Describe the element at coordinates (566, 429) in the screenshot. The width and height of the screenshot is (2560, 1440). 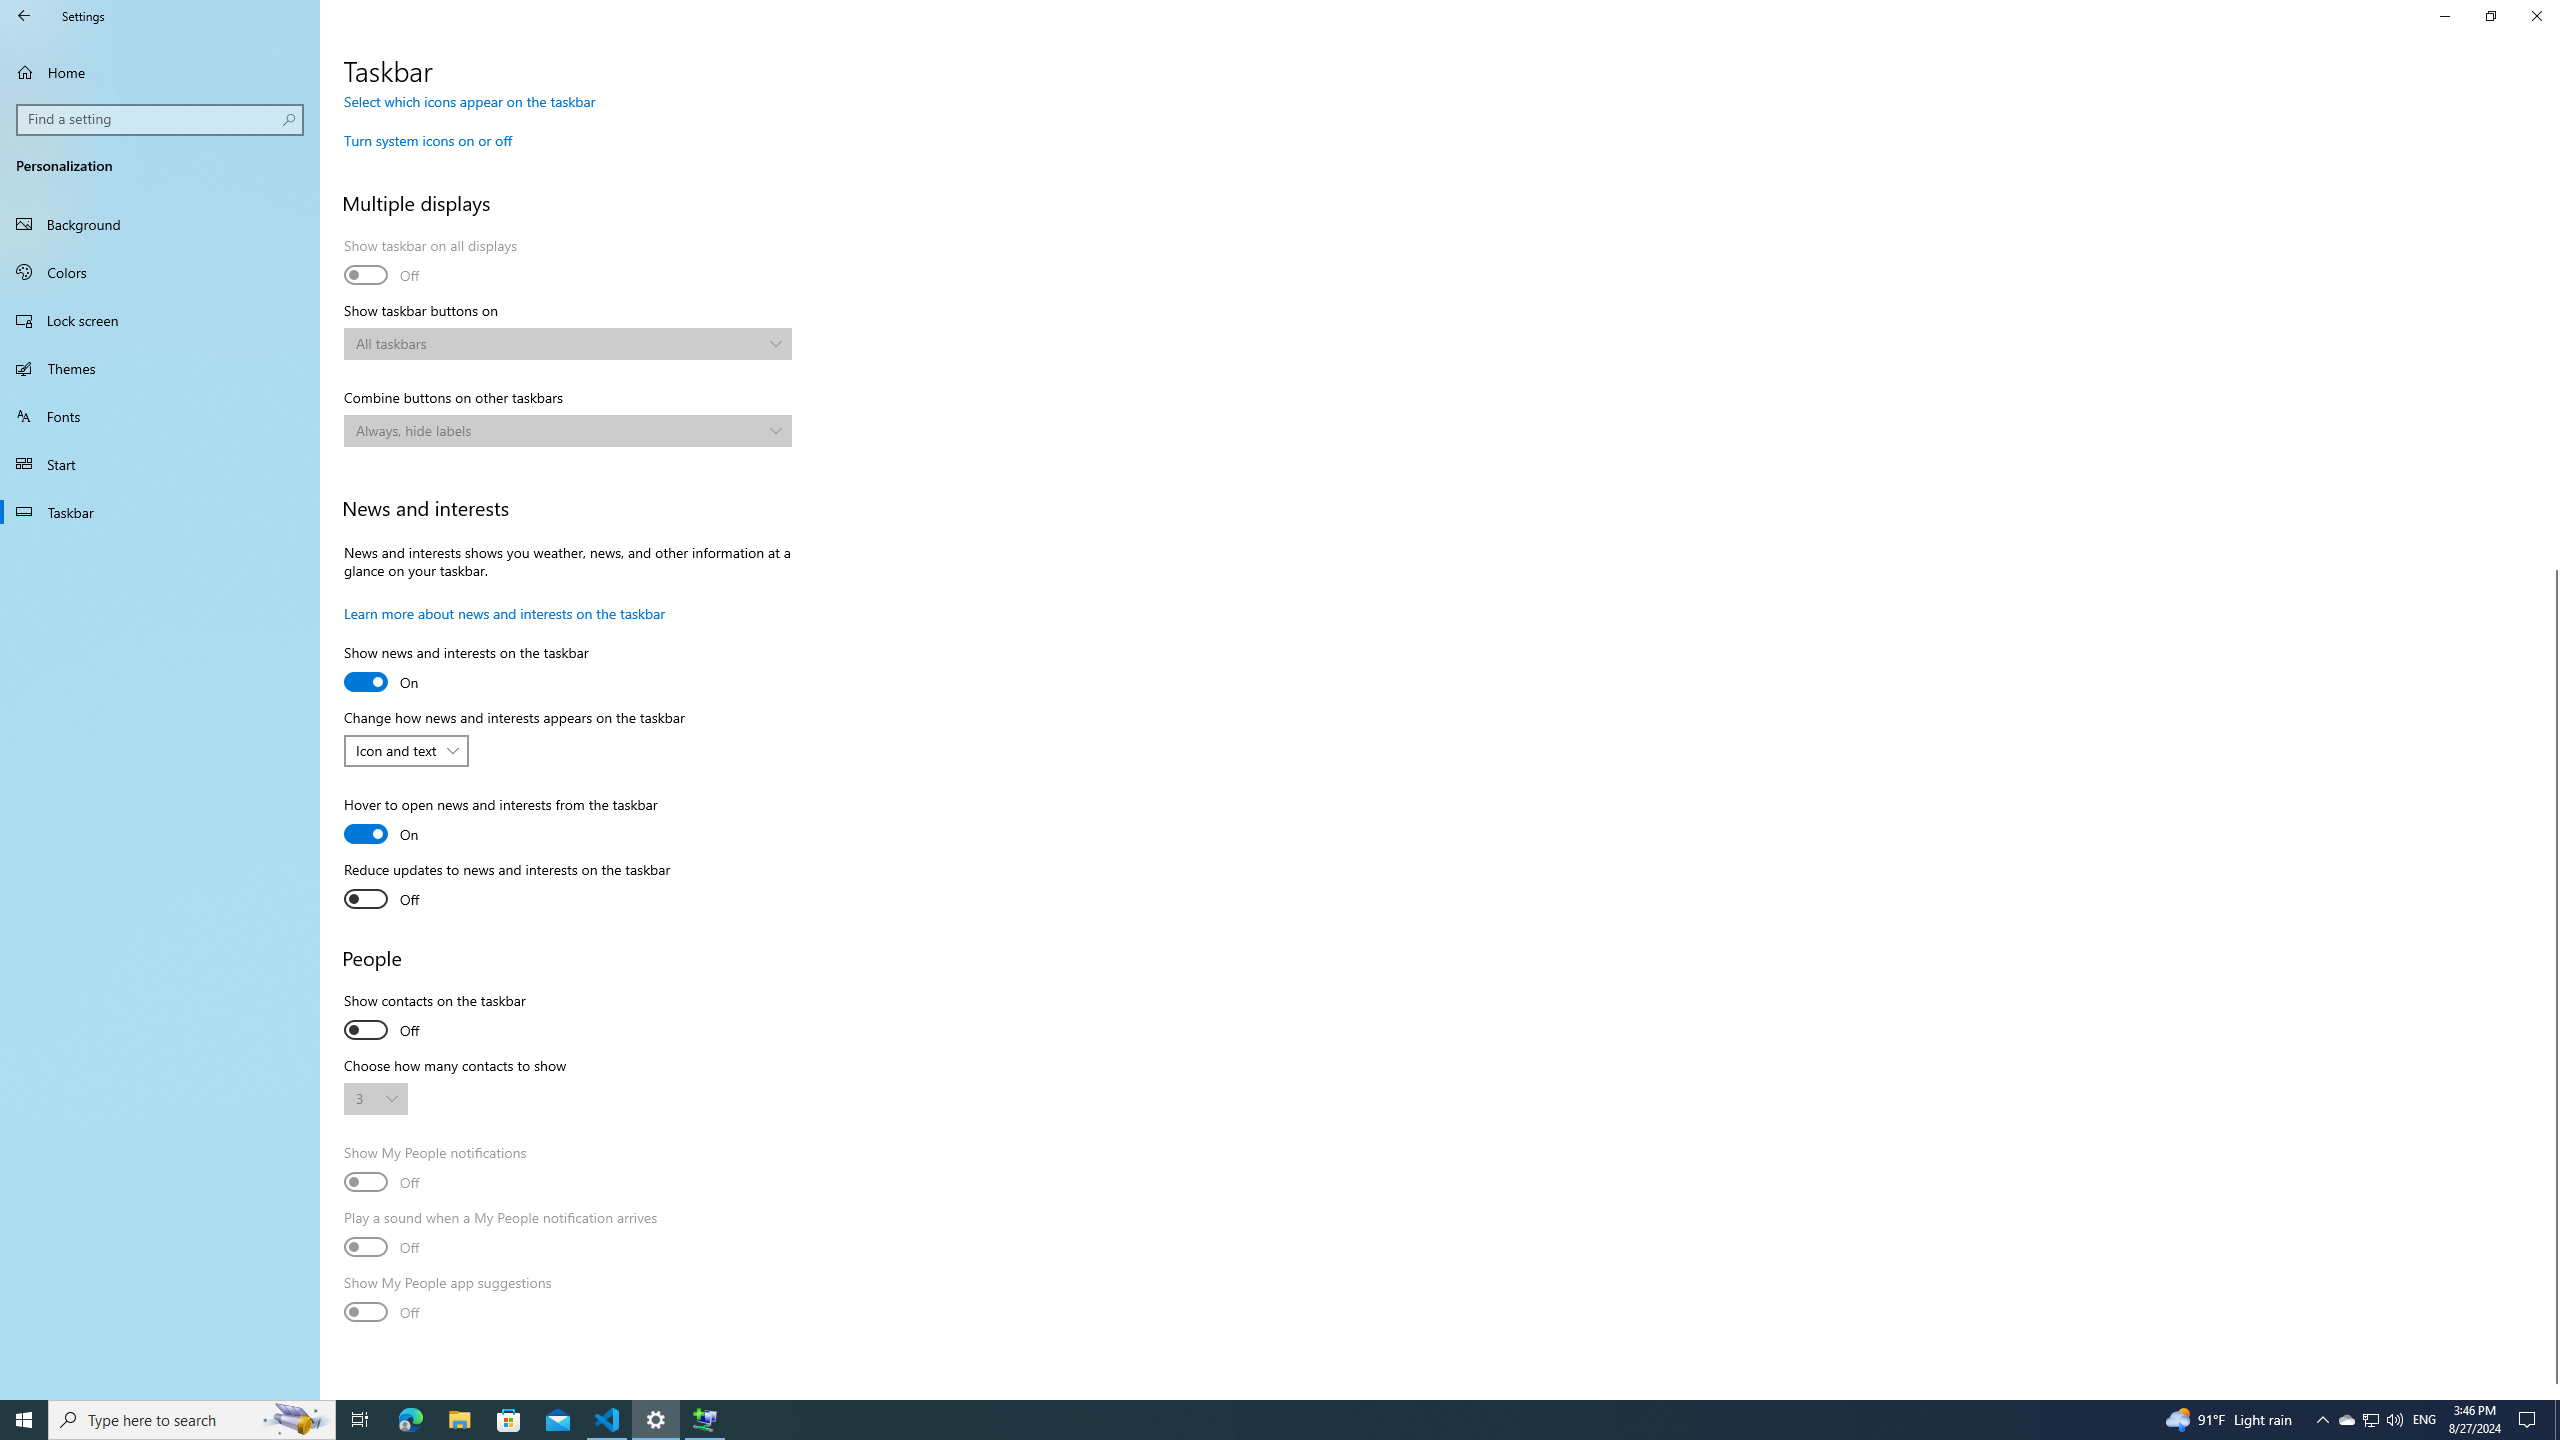
I see `'Combine buttons on other taskbars'` at that location.